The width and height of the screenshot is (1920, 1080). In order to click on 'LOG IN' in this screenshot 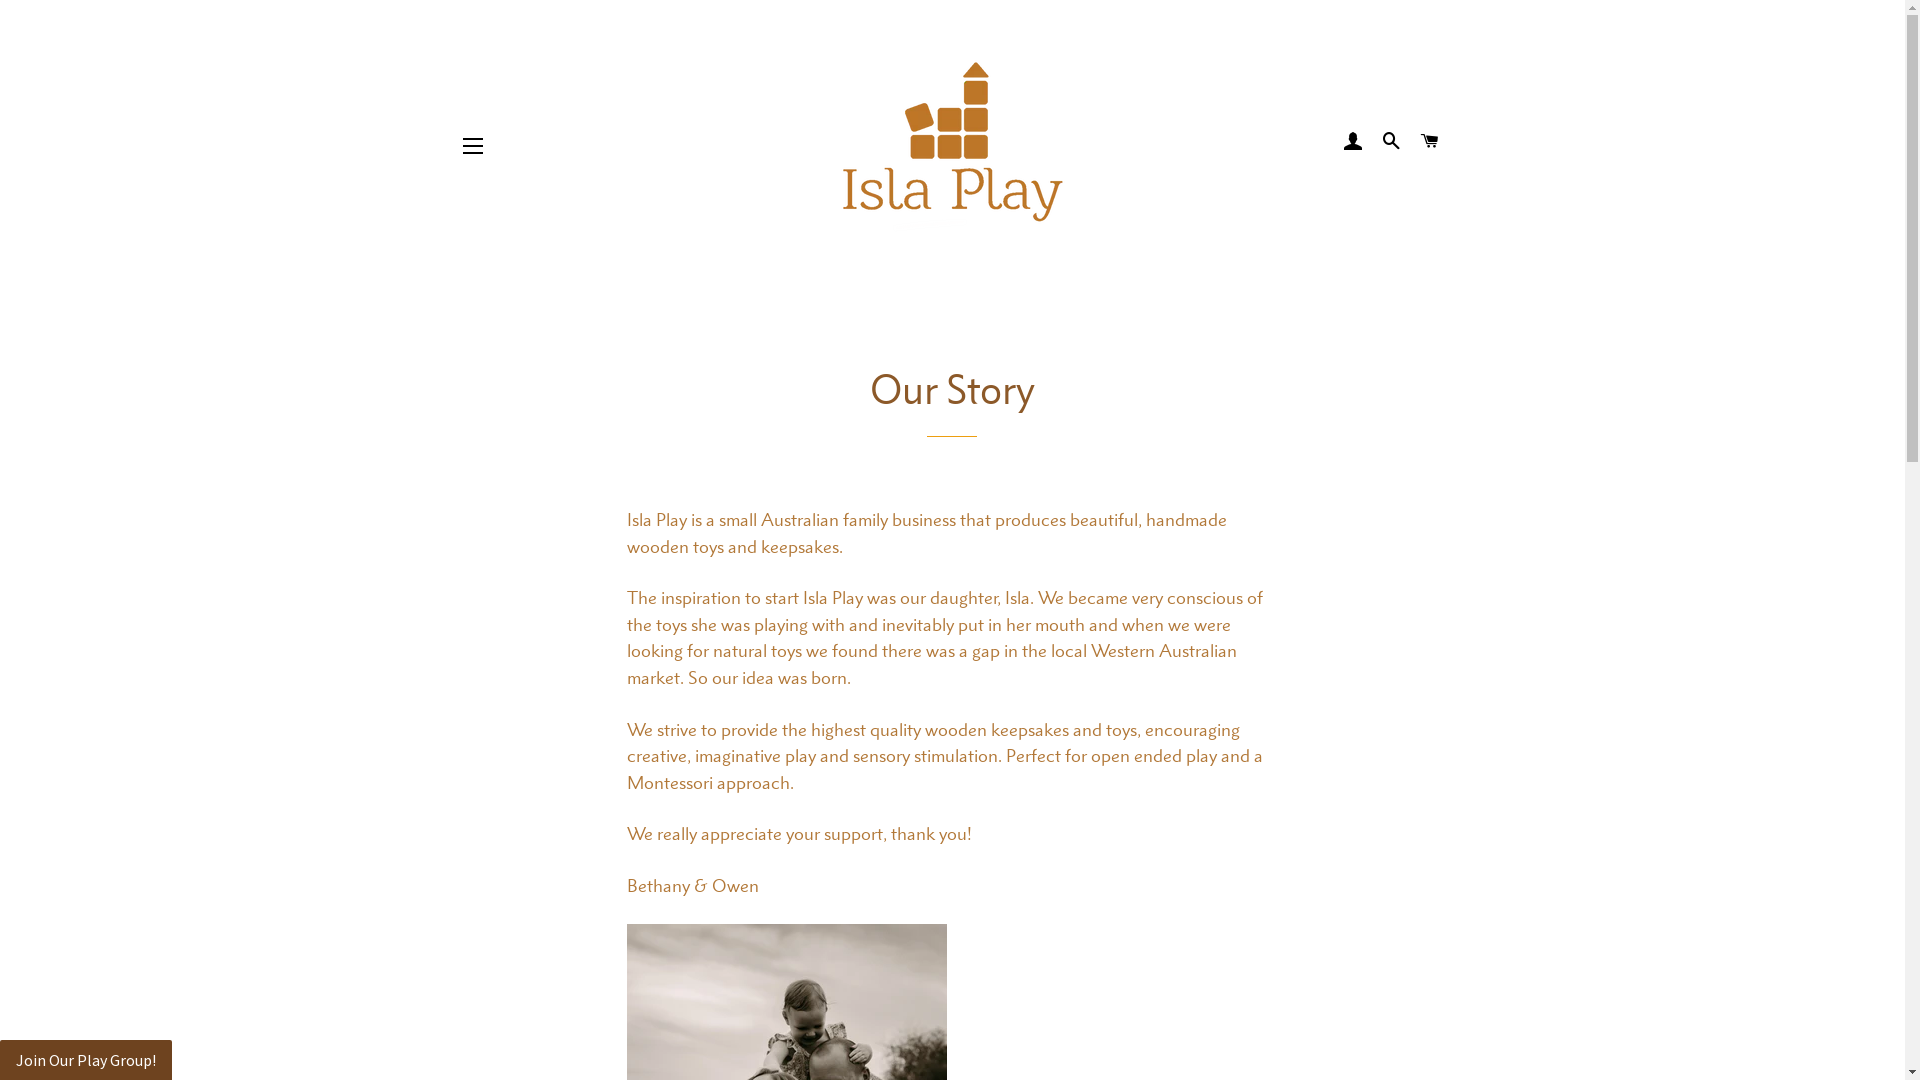, I will do `click(1353, 140)`.